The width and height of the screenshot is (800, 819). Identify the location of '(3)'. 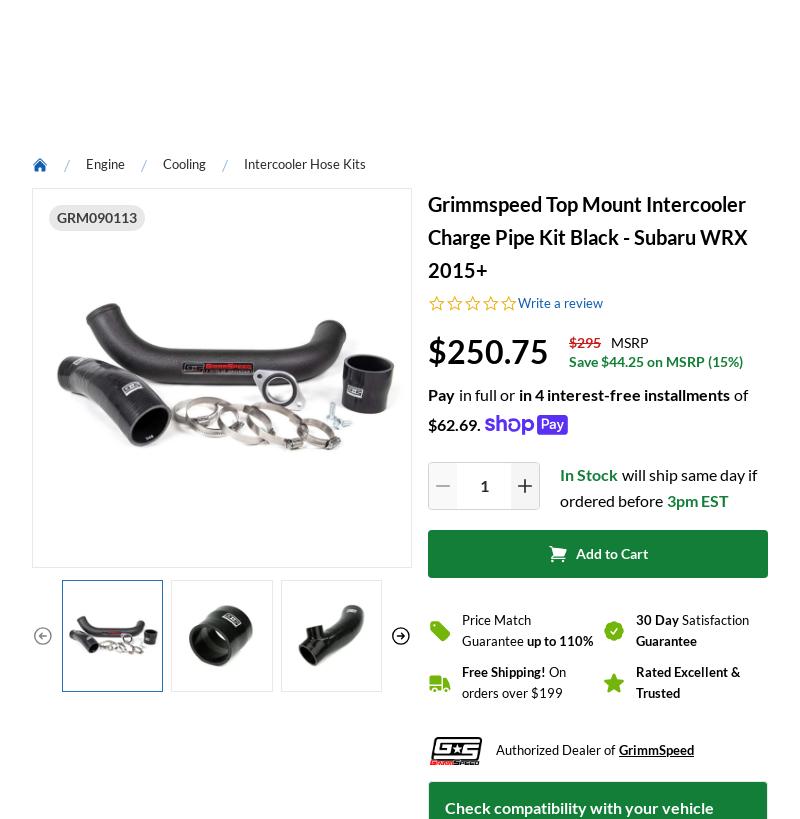
(167, 281).